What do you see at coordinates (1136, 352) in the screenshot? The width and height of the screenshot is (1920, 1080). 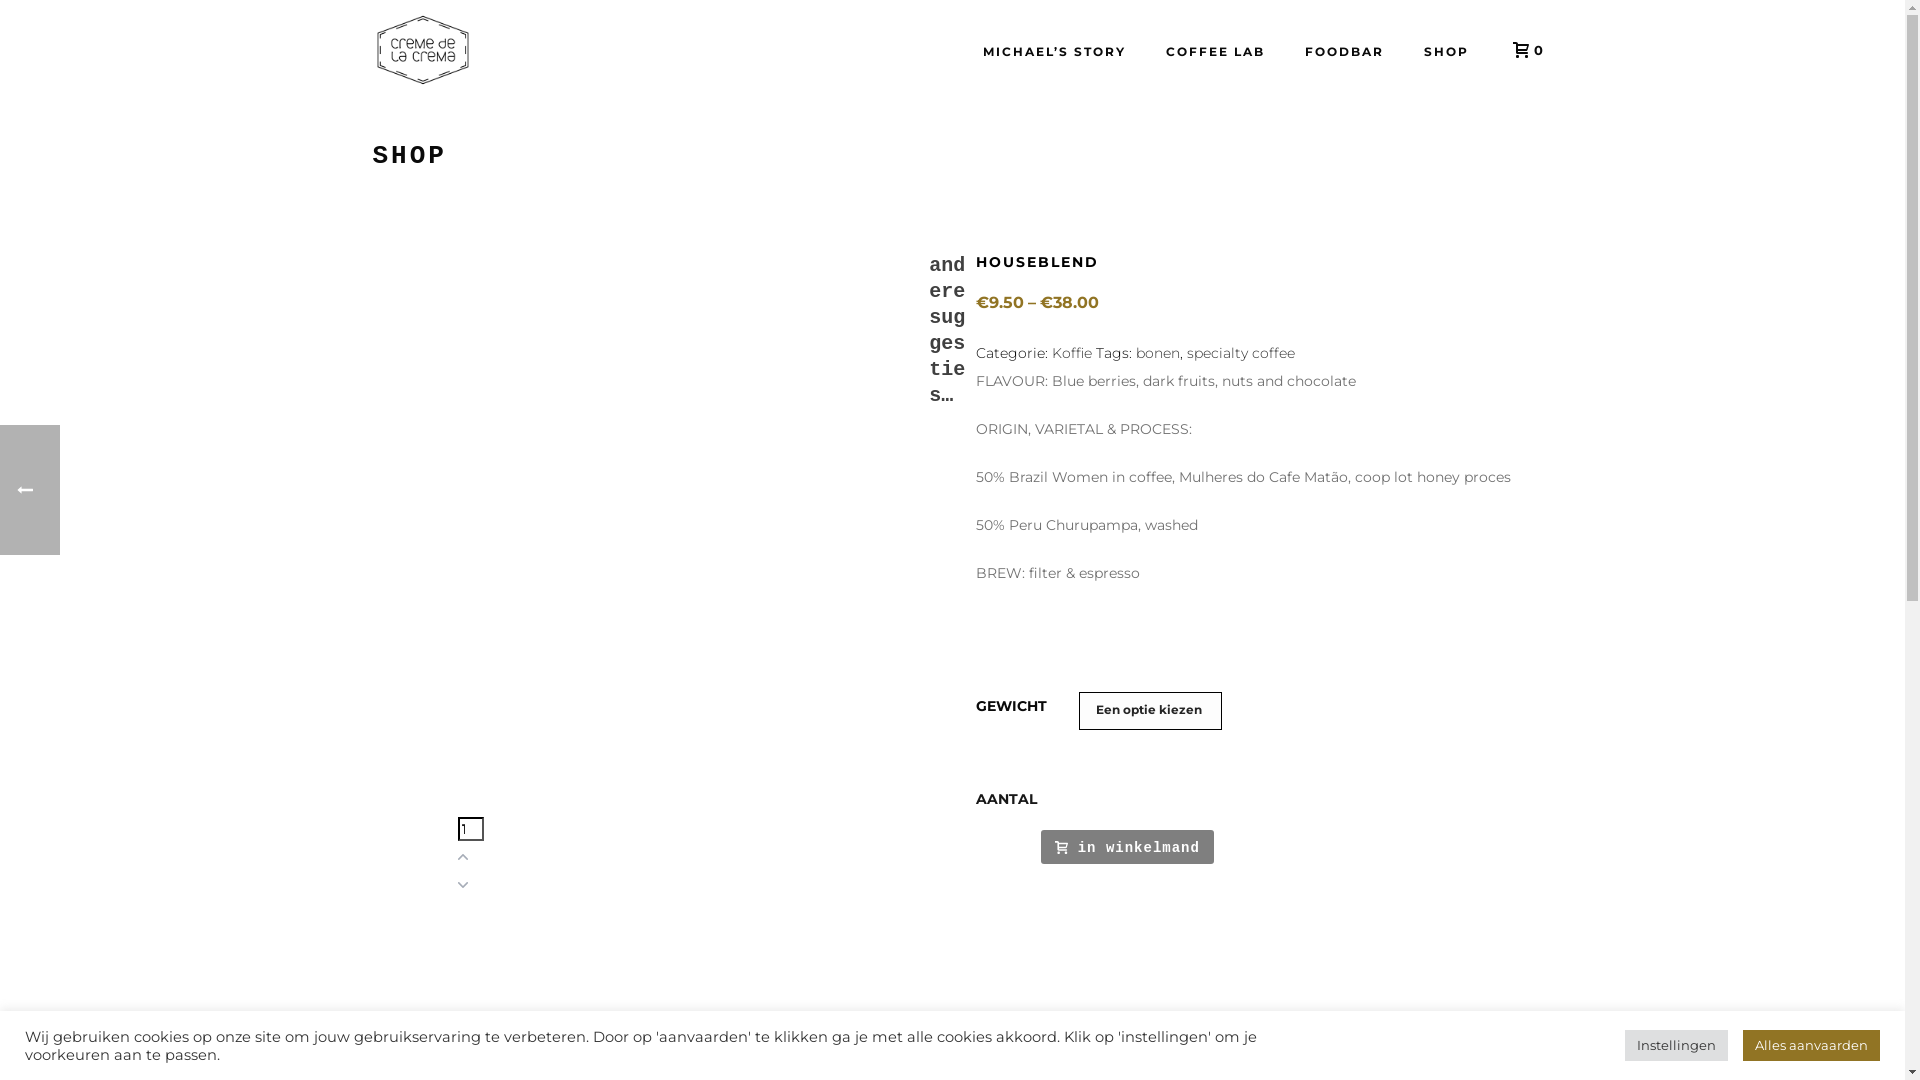 I see `'bonen'` at bounding box center [1136, 352].